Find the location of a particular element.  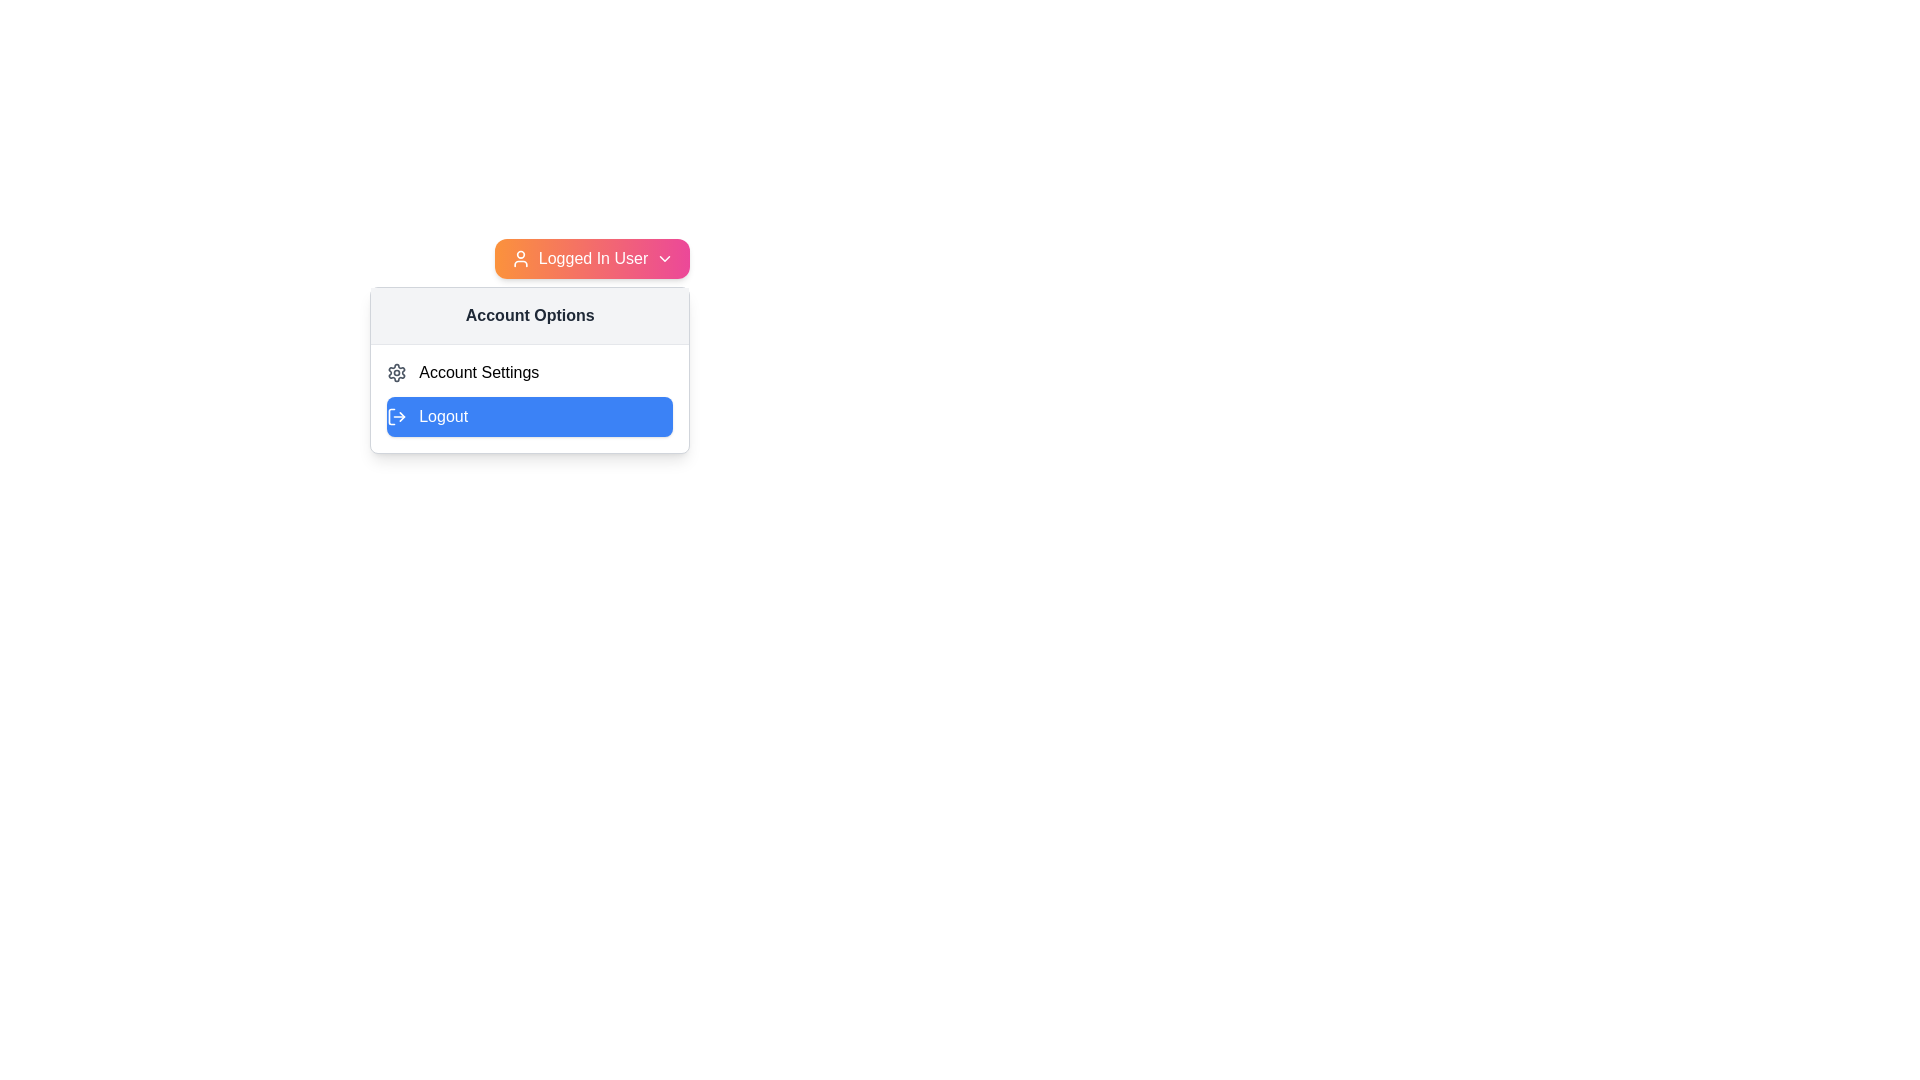

the 'Account Settings' icon located in the top left segment of the dropdown menu under 'Account Options' is located at coordinates (397, 373).